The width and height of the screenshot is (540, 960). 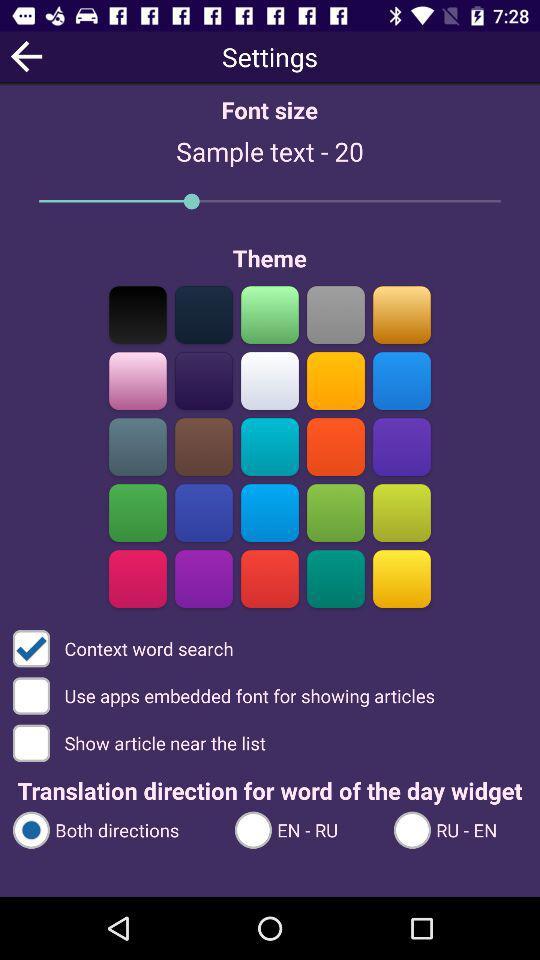 I want to click on change color to blue, so click(x=203, y=512).